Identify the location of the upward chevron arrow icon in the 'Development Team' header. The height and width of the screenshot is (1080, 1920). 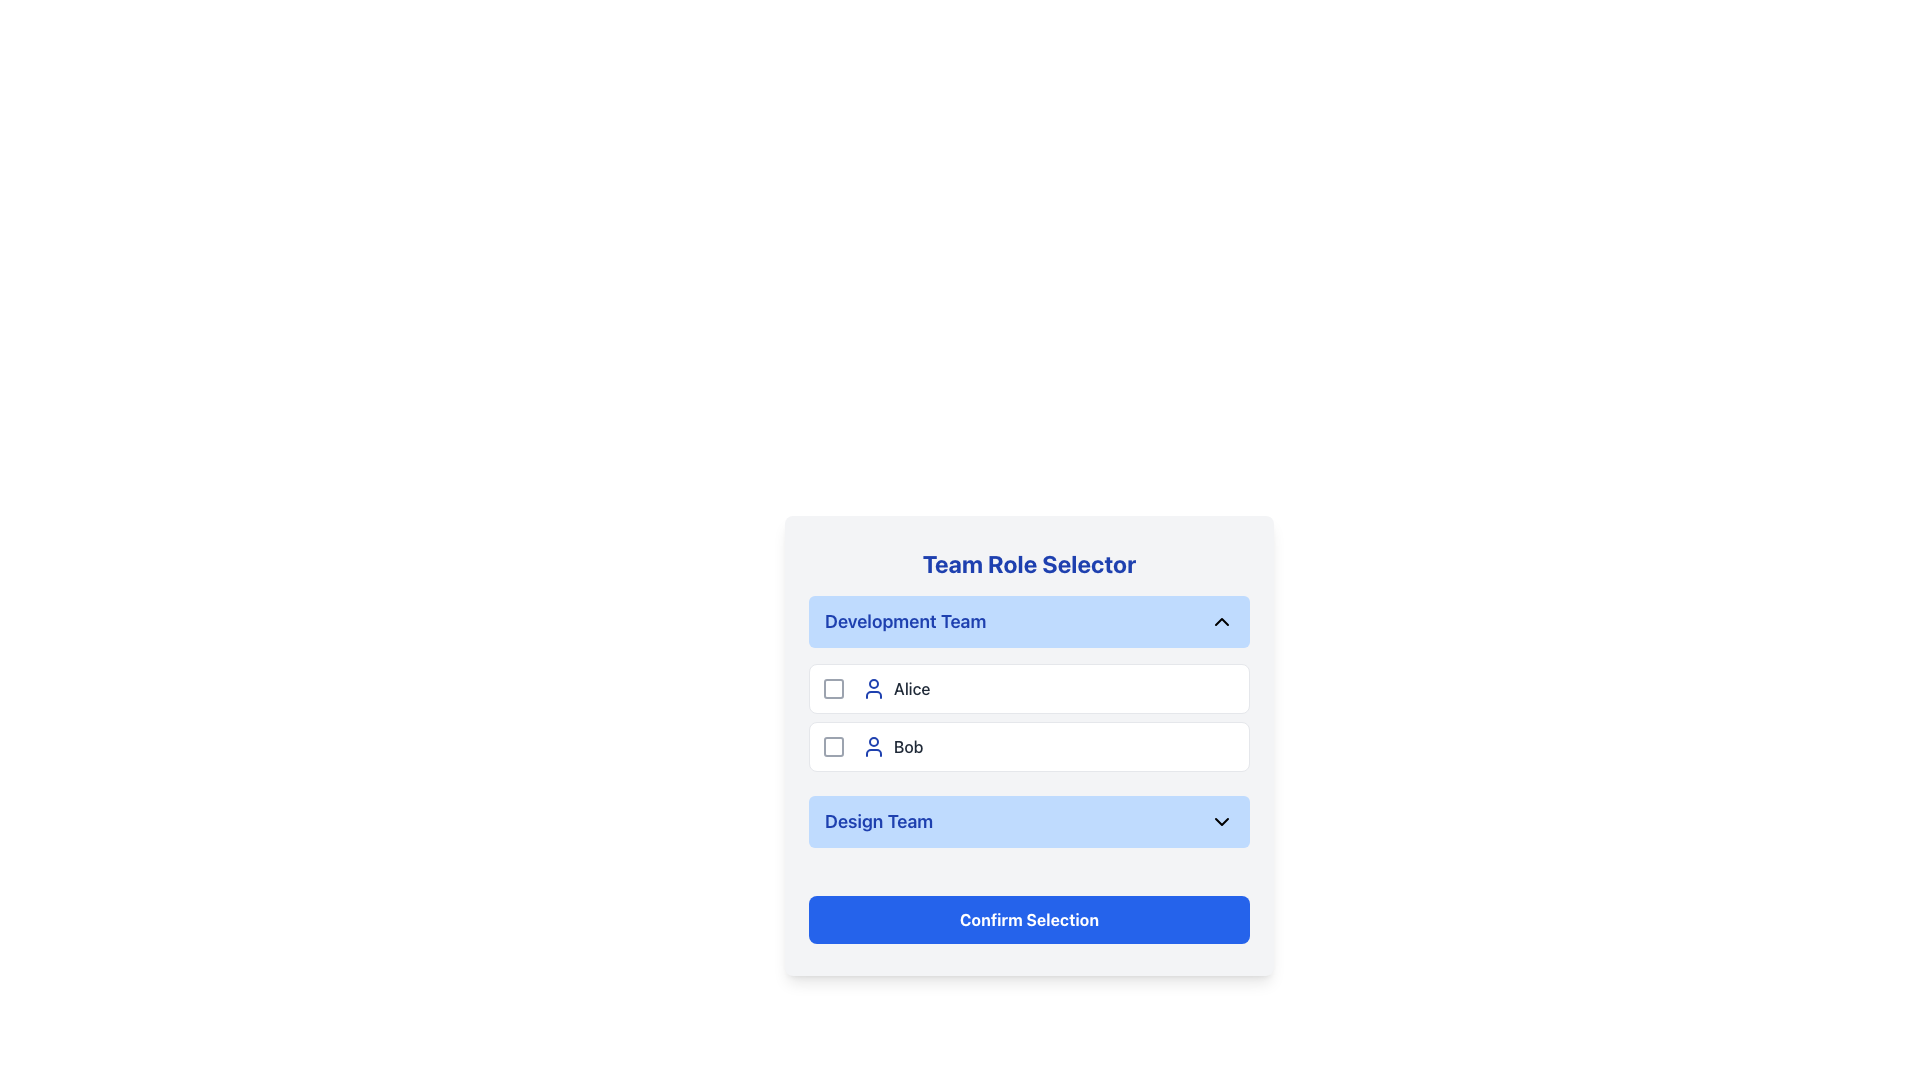
(1221, 620).